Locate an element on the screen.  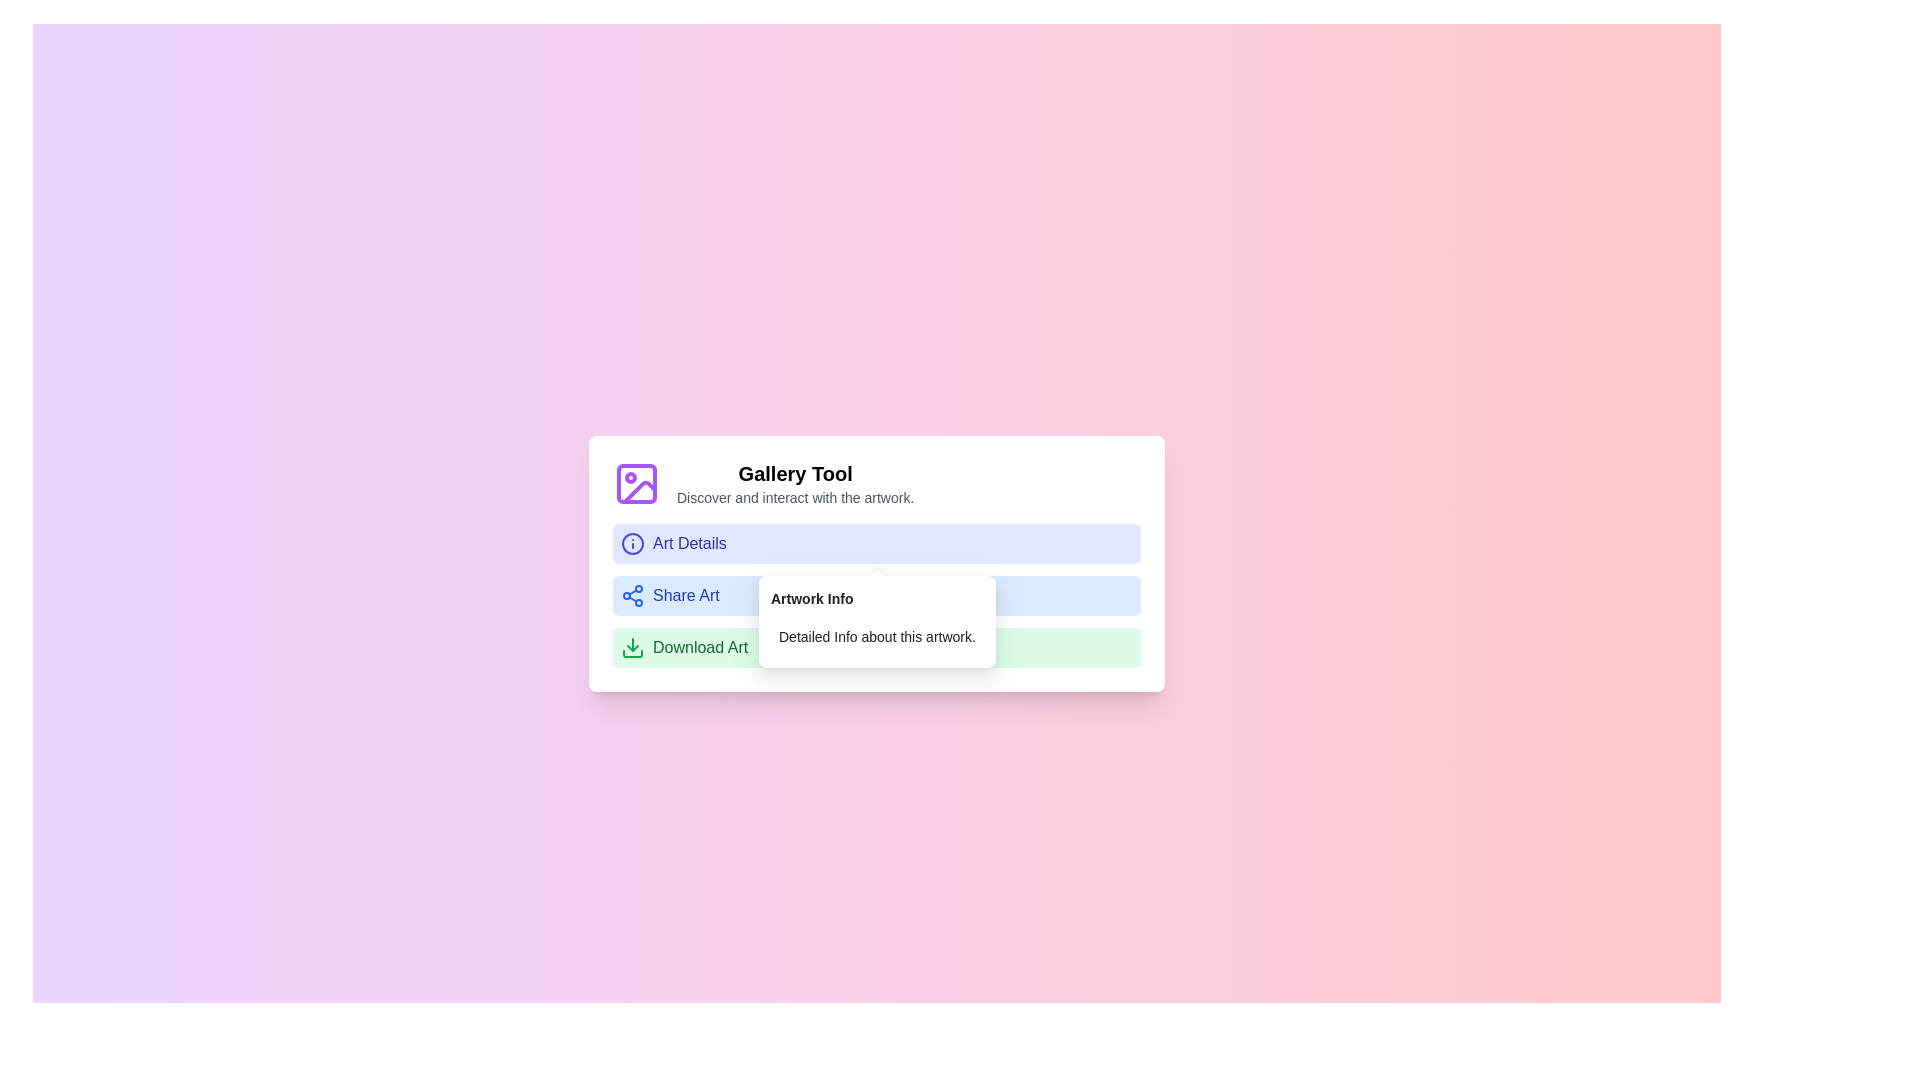
the text label reading 'Download Art' is located at coordinates (700, 648).